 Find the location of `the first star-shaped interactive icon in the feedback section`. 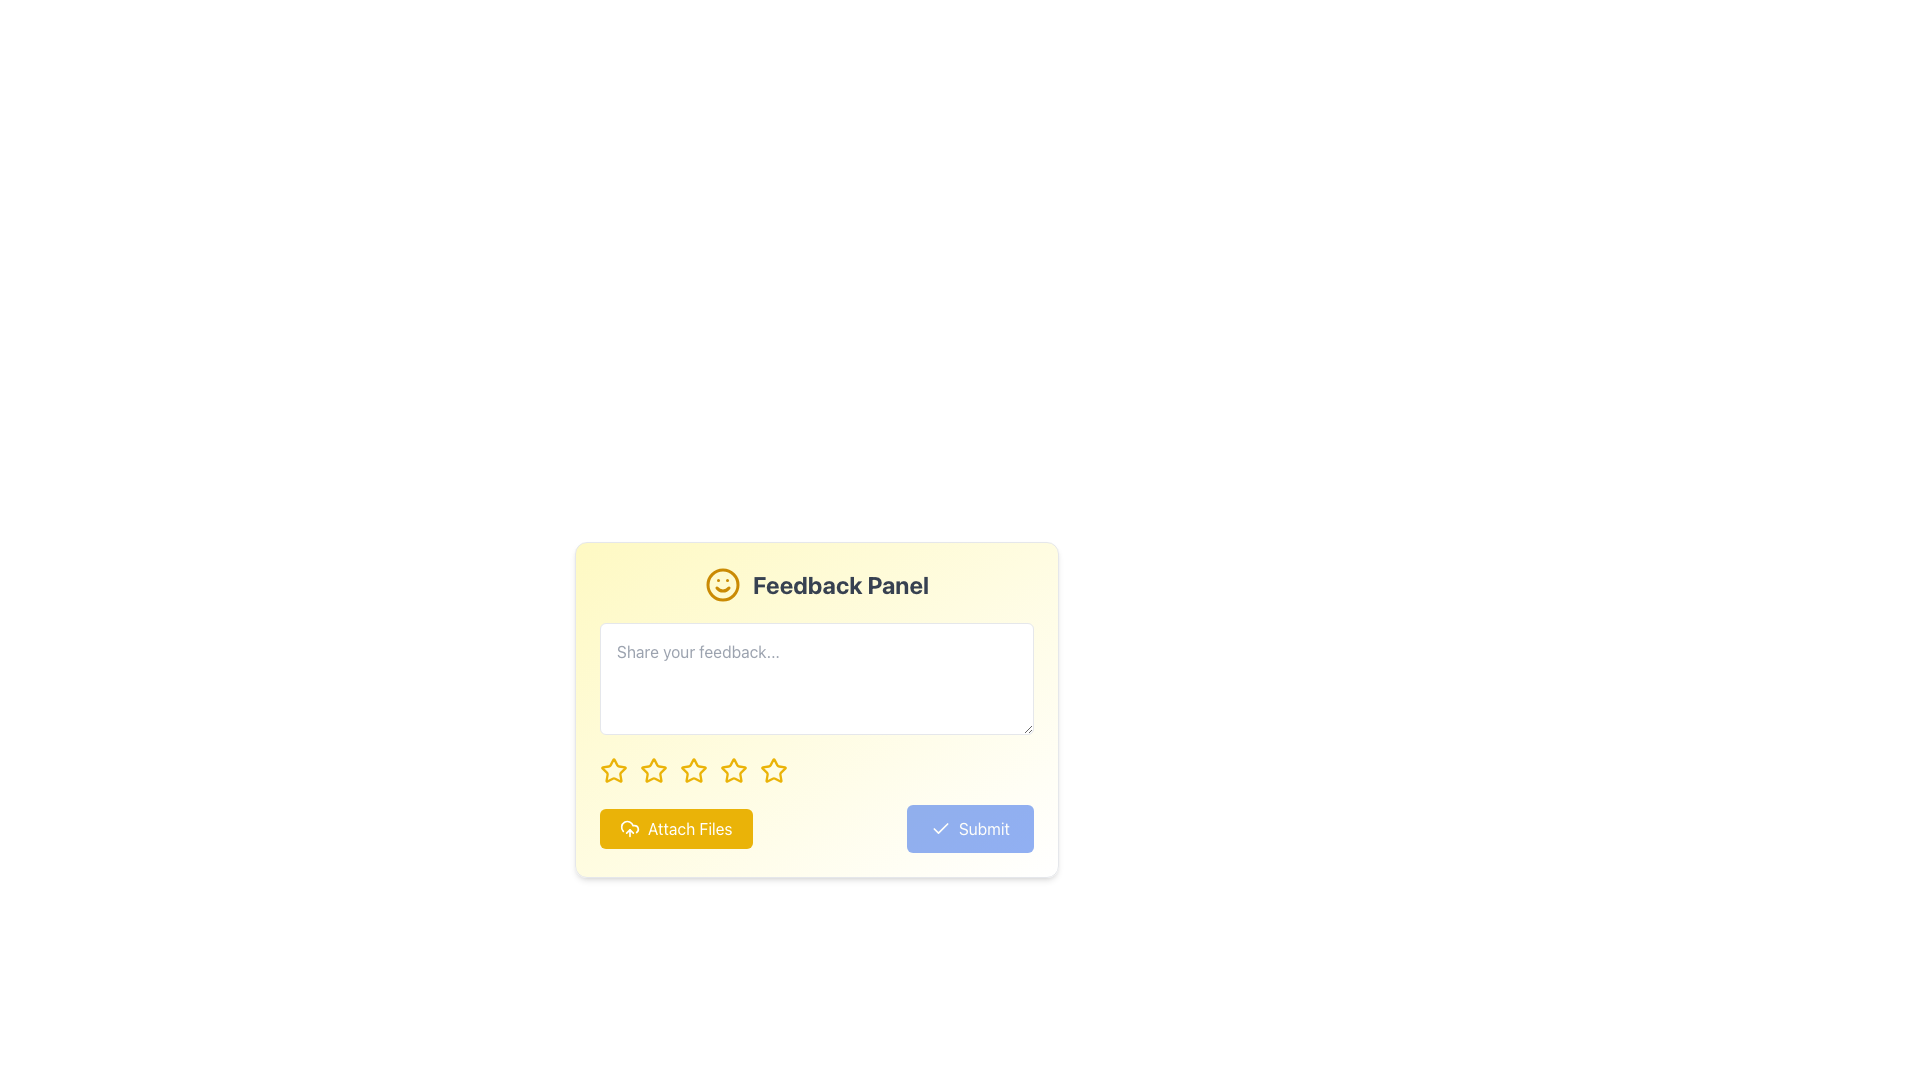

the first star-shaped interactive icon in the feedback section is located at coordinates (613, 770).